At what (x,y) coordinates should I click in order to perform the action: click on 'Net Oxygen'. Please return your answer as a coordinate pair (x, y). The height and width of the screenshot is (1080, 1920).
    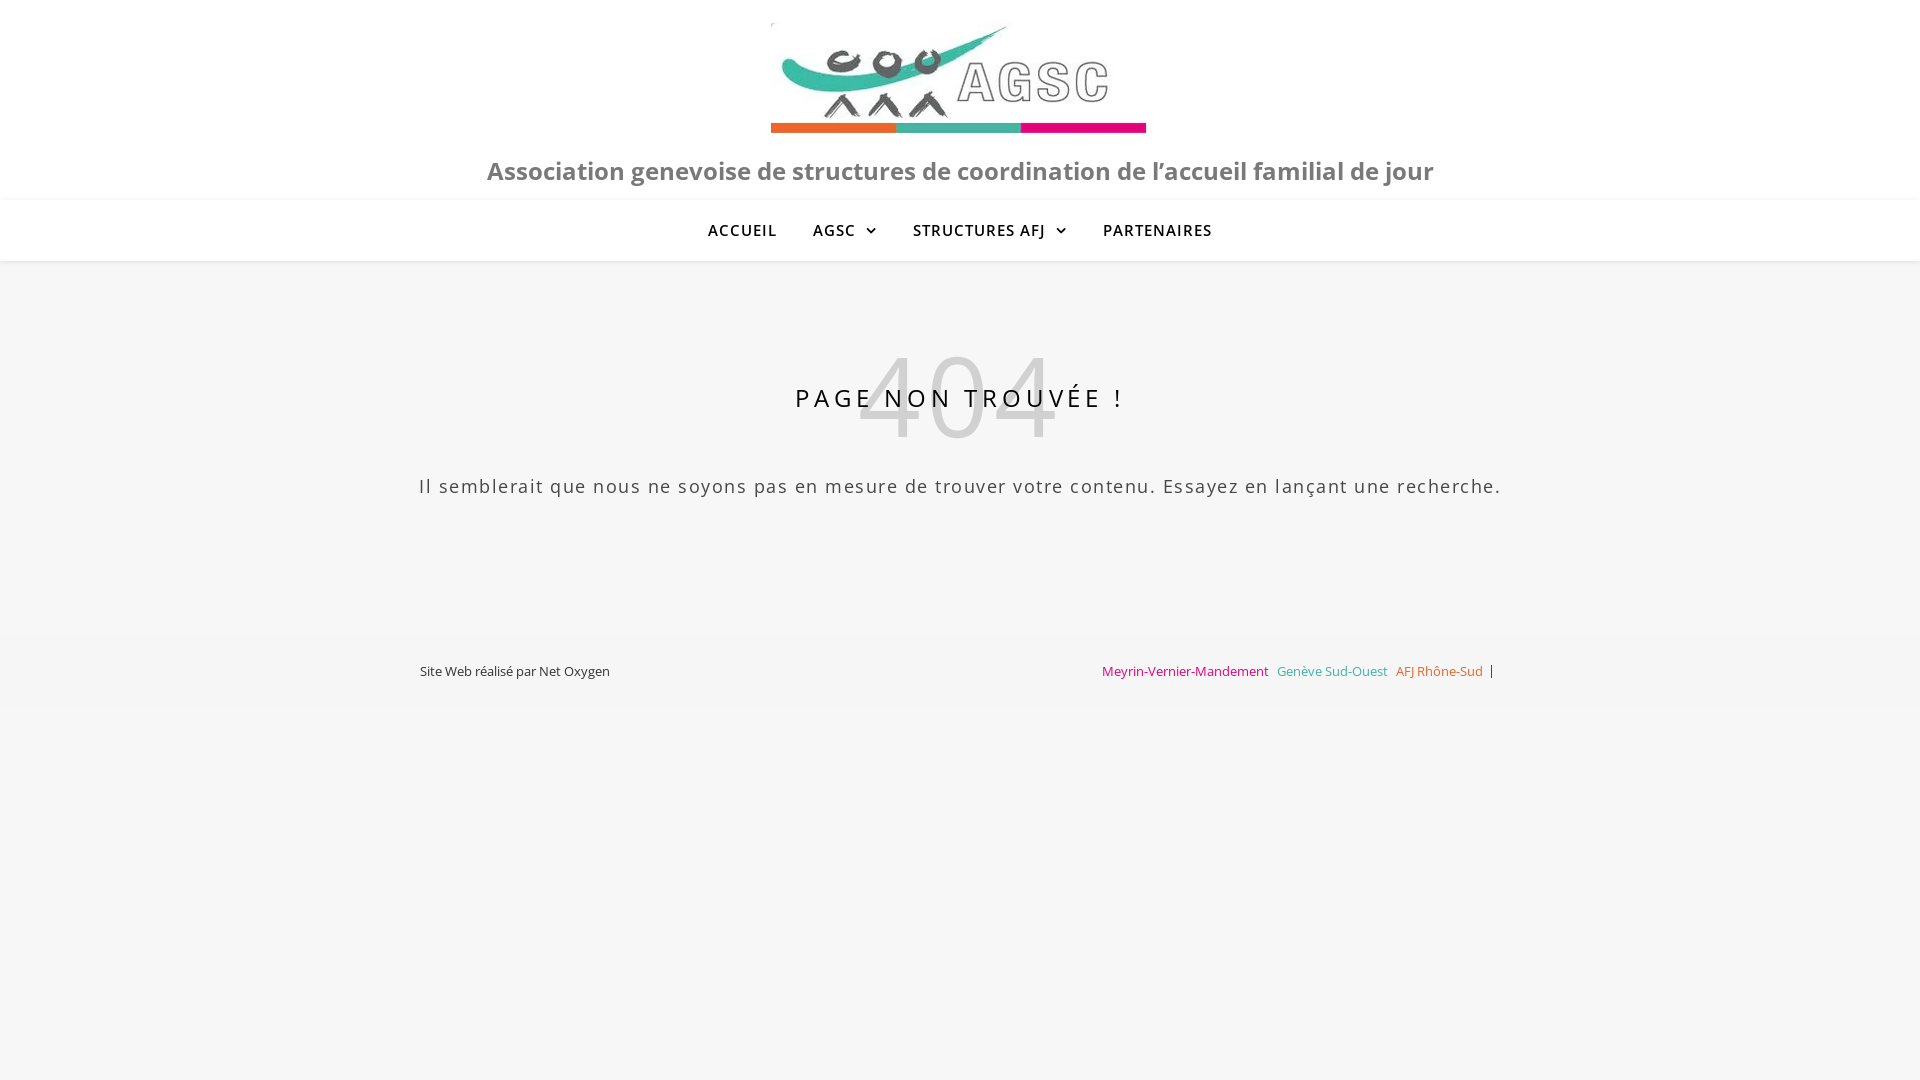
    Looking at the image, I should click on (573, 671).